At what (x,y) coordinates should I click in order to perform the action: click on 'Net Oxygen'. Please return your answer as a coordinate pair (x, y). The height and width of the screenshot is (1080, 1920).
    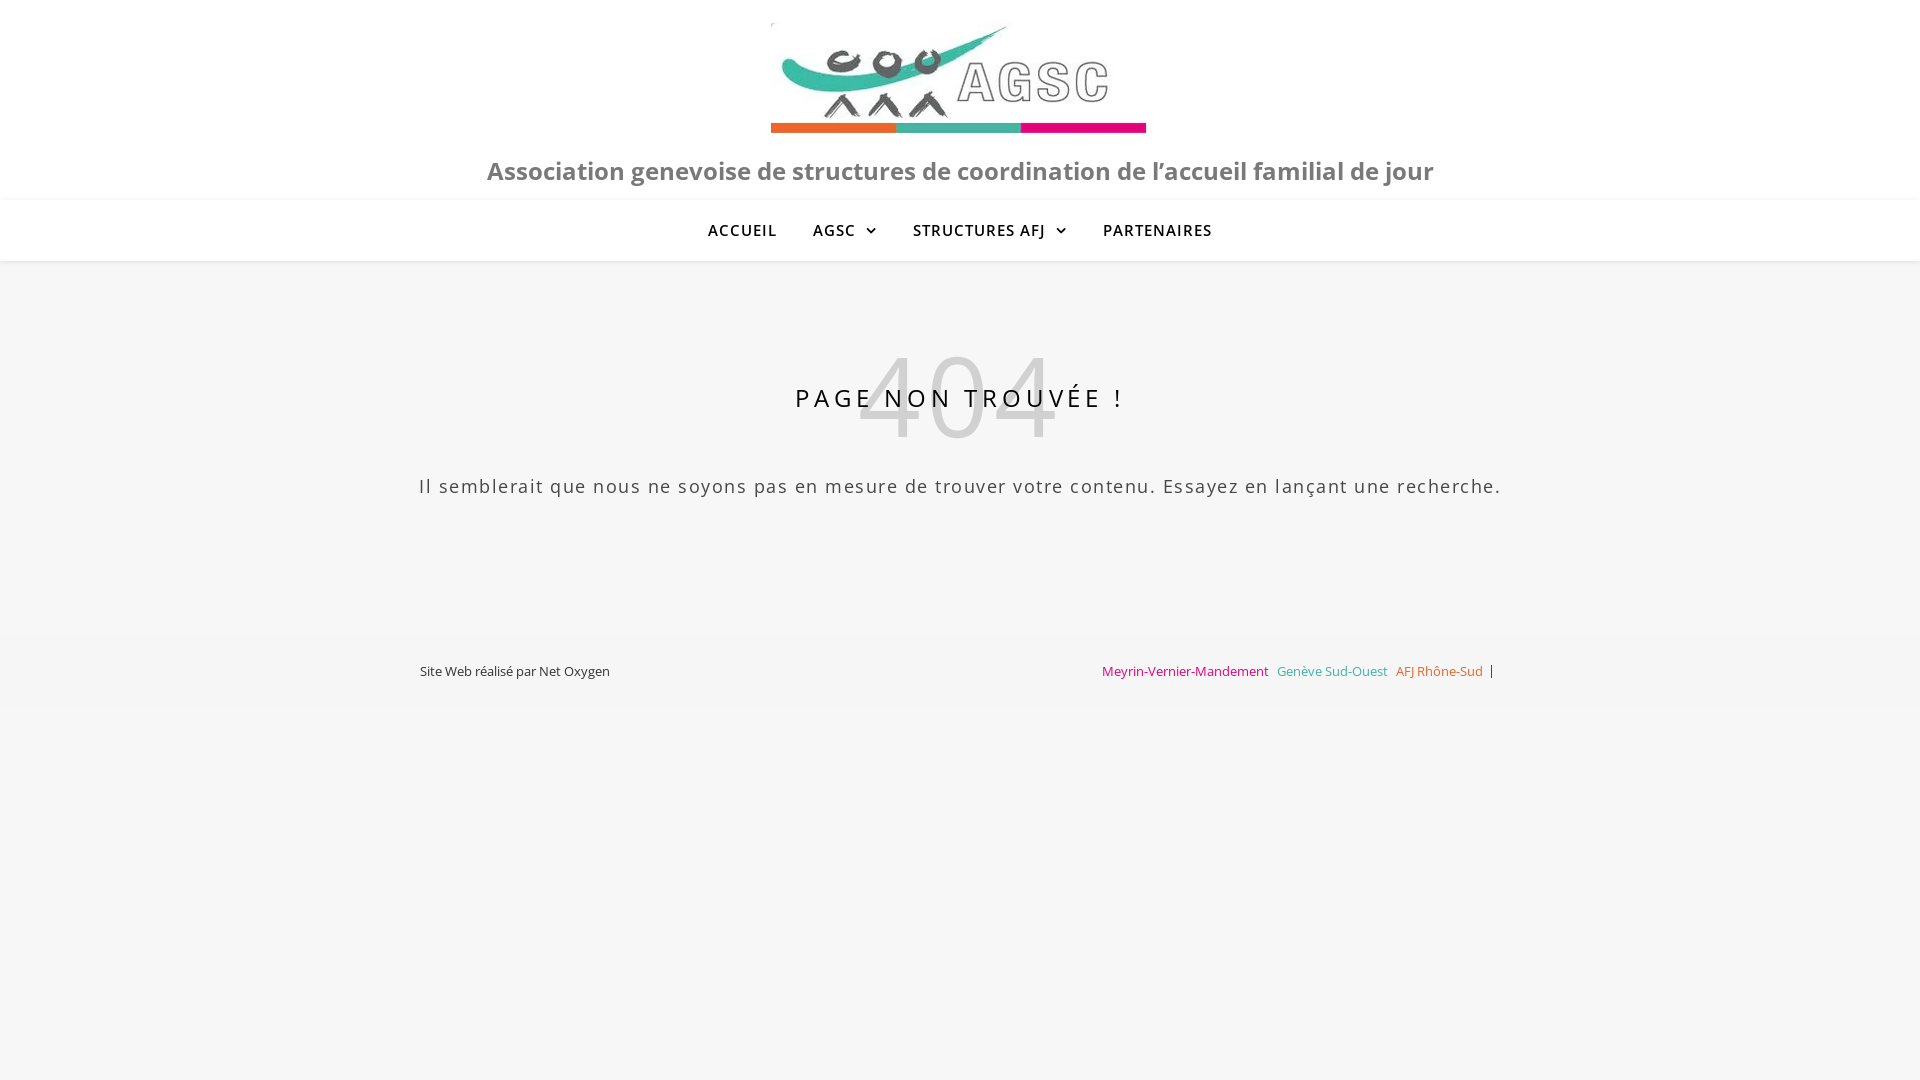
    Looking at the image, I should click on (573, 671).